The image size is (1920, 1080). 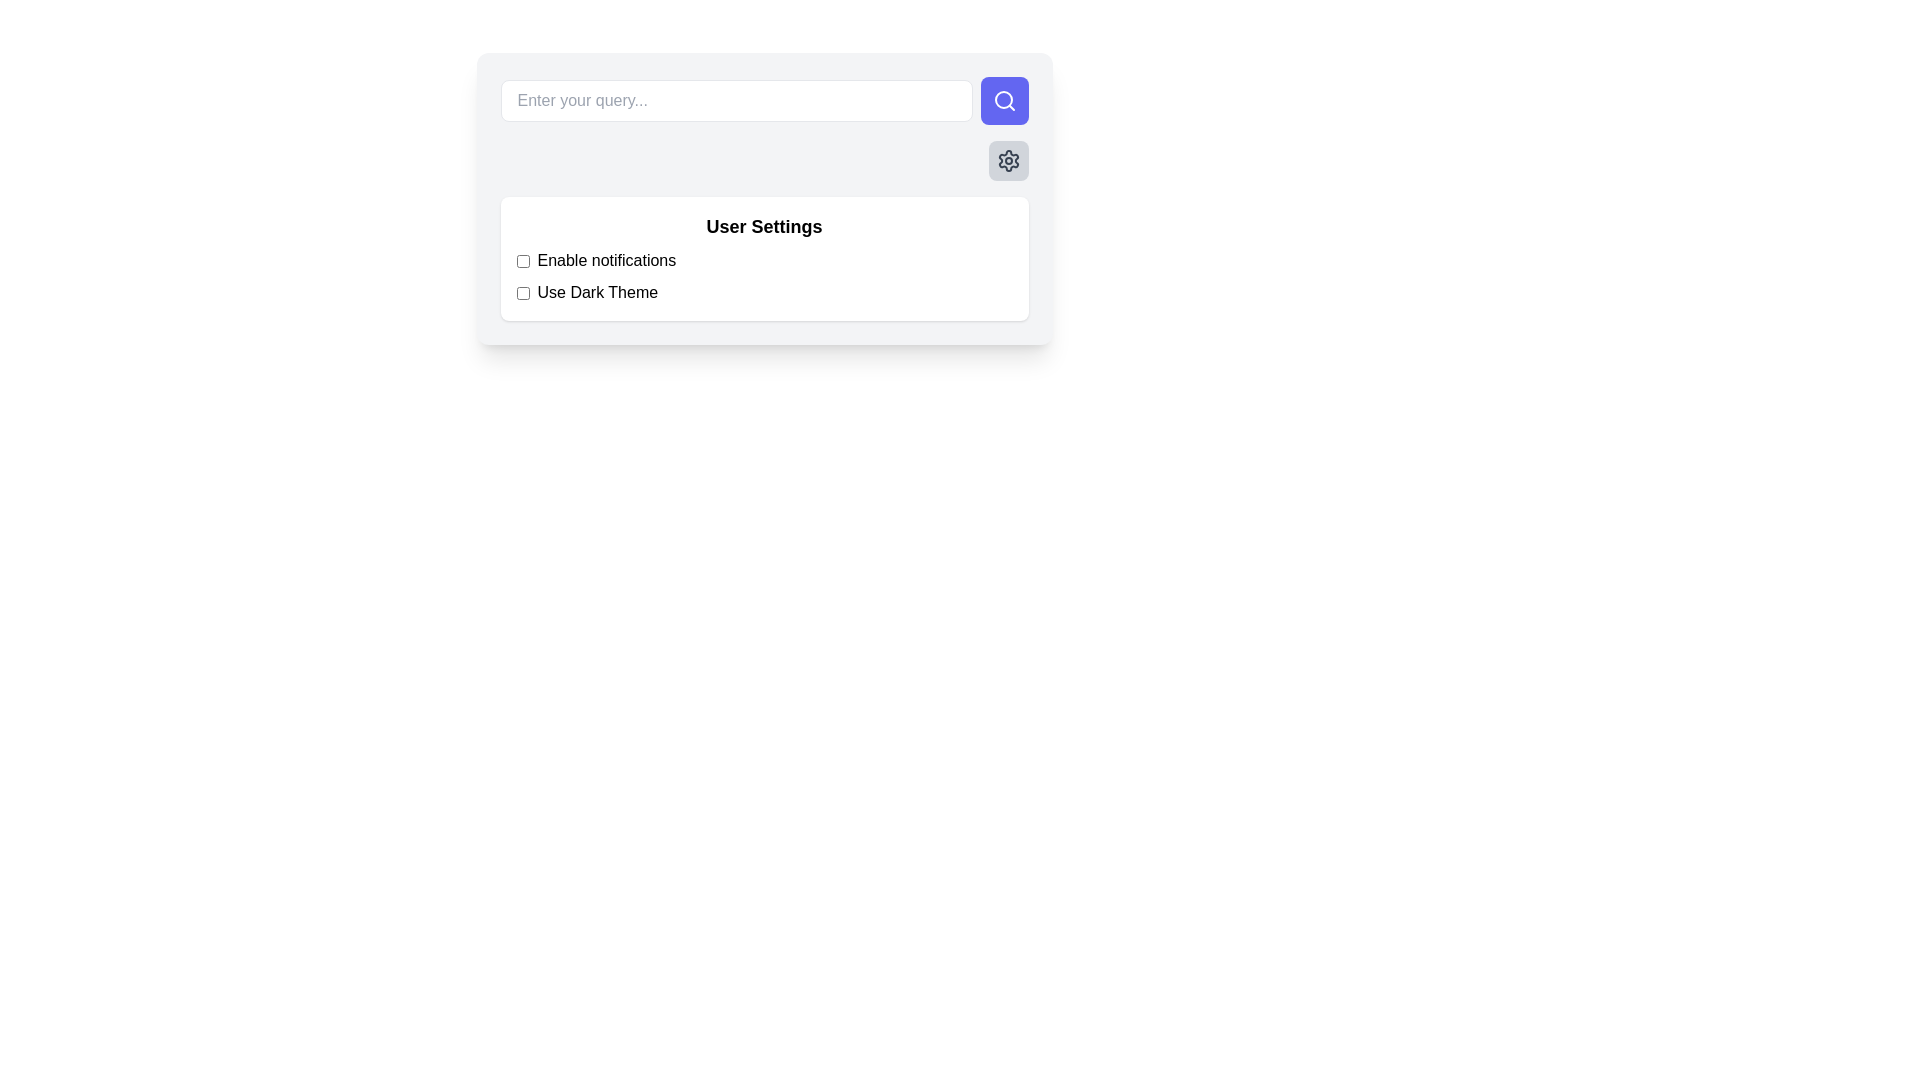 What do you see at coordinates (763, 226) in the screenshot?
I see `the 'User Settings' text label, which is styled in bold and larger font, serving as the header for the settings panel` at bounding box center [763, 226].